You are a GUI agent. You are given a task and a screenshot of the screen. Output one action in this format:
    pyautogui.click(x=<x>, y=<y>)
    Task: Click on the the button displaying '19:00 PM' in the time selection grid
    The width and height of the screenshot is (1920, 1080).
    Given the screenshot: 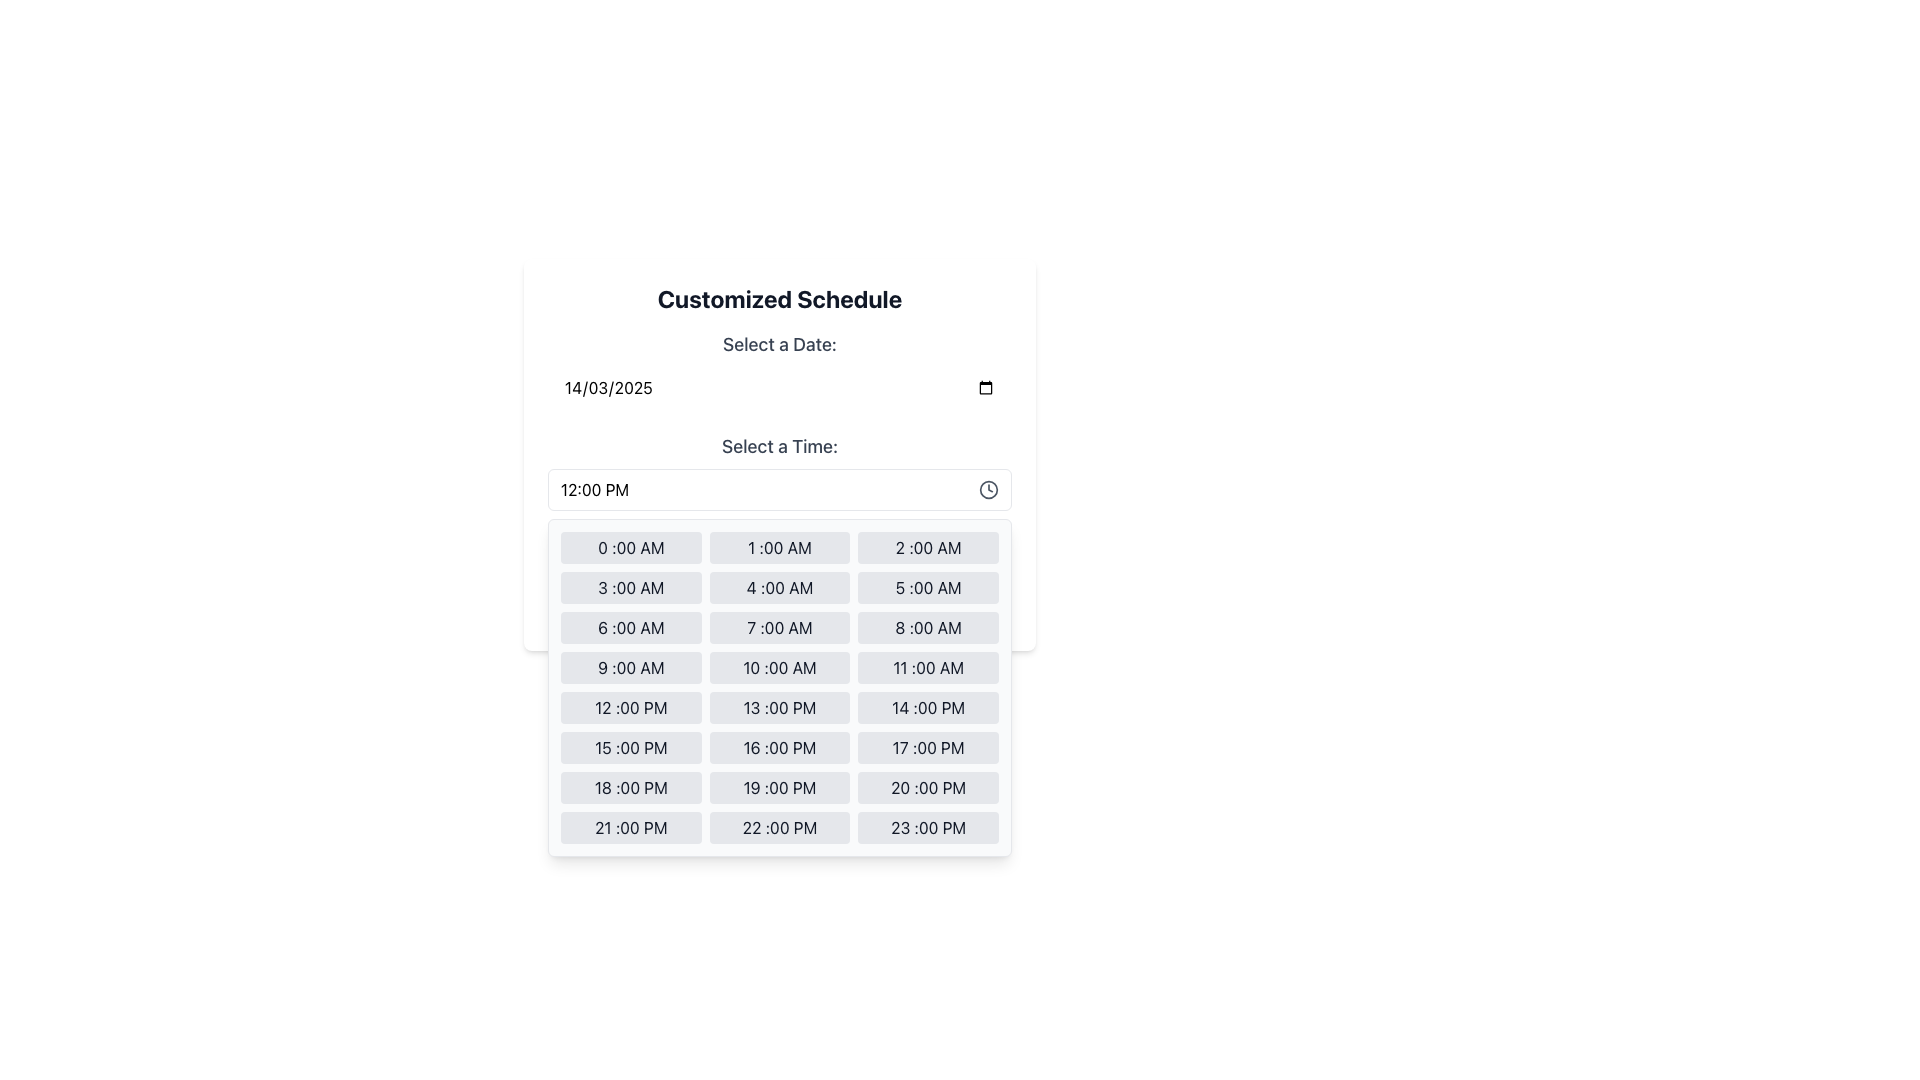 What is the action you would take?
    pyautogui.click(x=778, y=786)
    